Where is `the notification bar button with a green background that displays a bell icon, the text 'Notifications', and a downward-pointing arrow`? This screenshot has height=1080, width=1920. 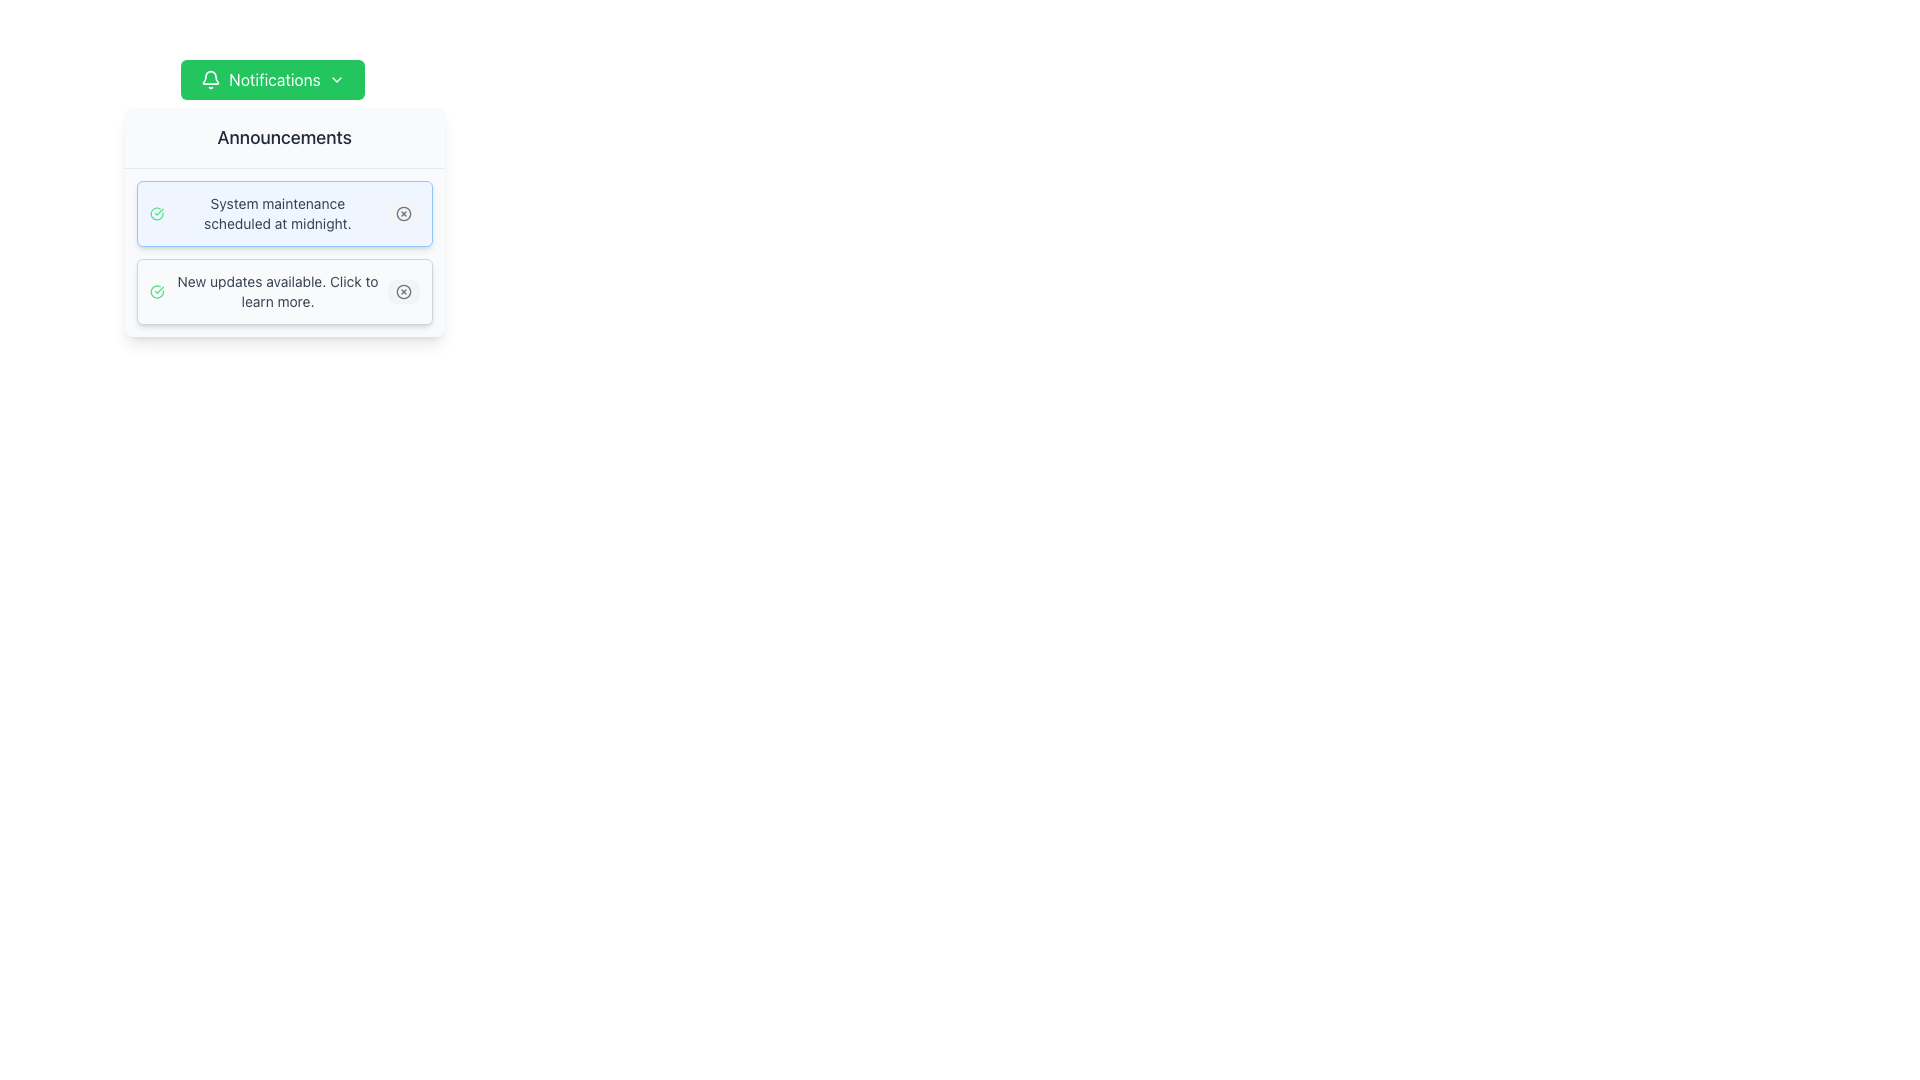
the notification bar button with a green background that displays a bell icon, the text 'Notifications', and a downward-pointing arrow is located at coordinates (272, 79).